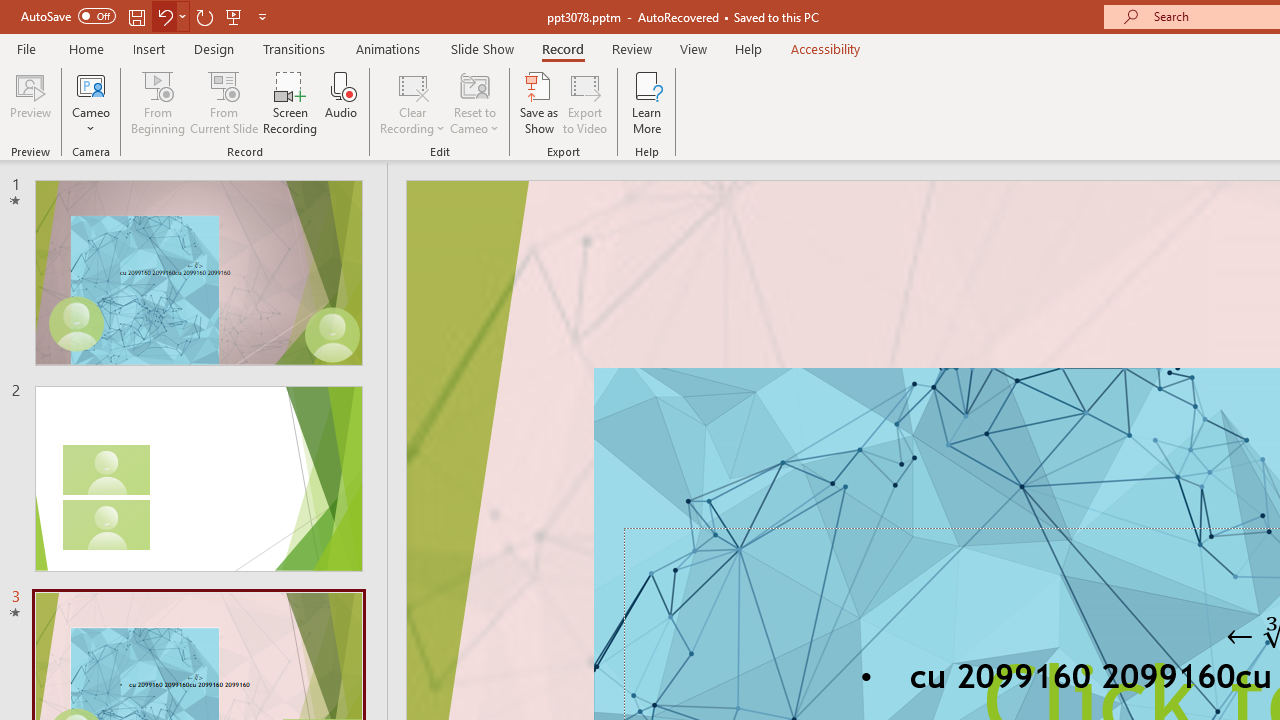  Describe the element at coordinates (473, 103) in the screenshot. I see `'Reset to Cameo'` at that location.